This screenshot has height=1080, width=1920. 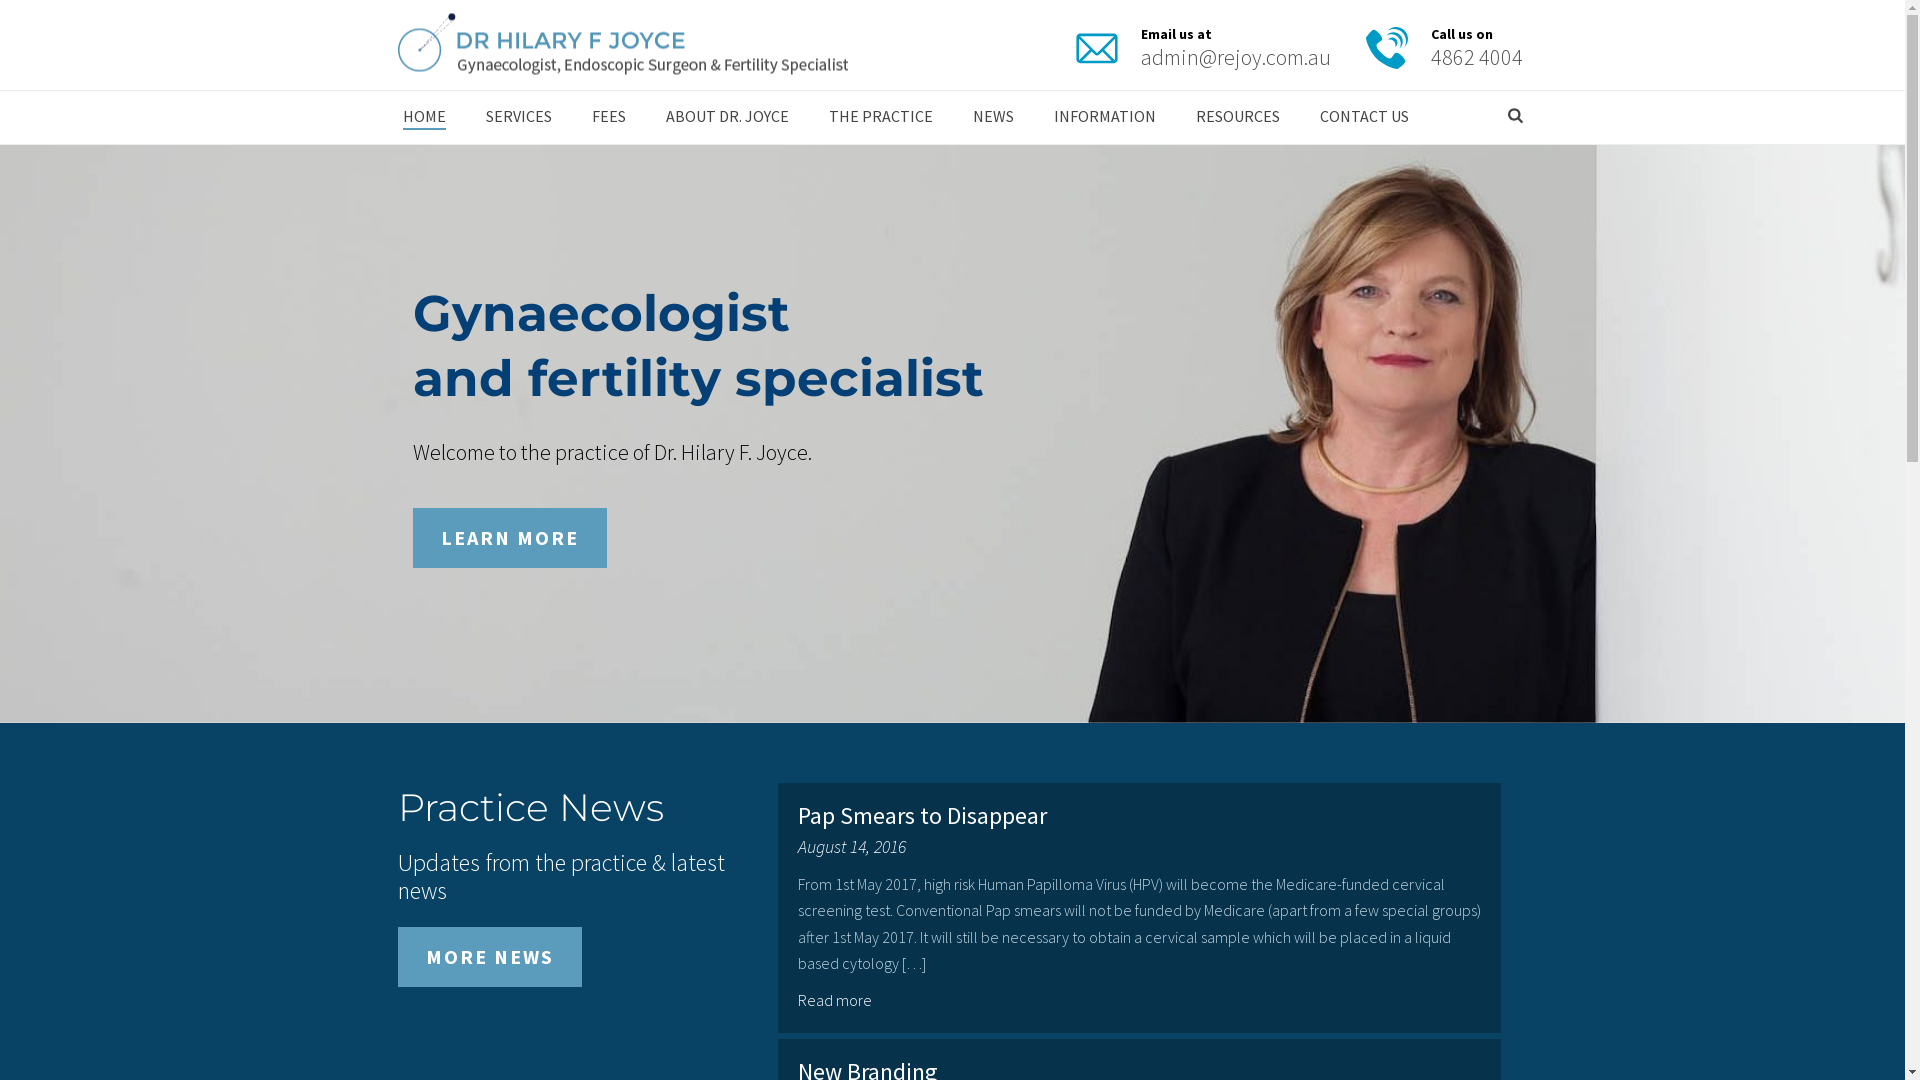 I want to click on 'SERVICES', so click(x=464, y=117).